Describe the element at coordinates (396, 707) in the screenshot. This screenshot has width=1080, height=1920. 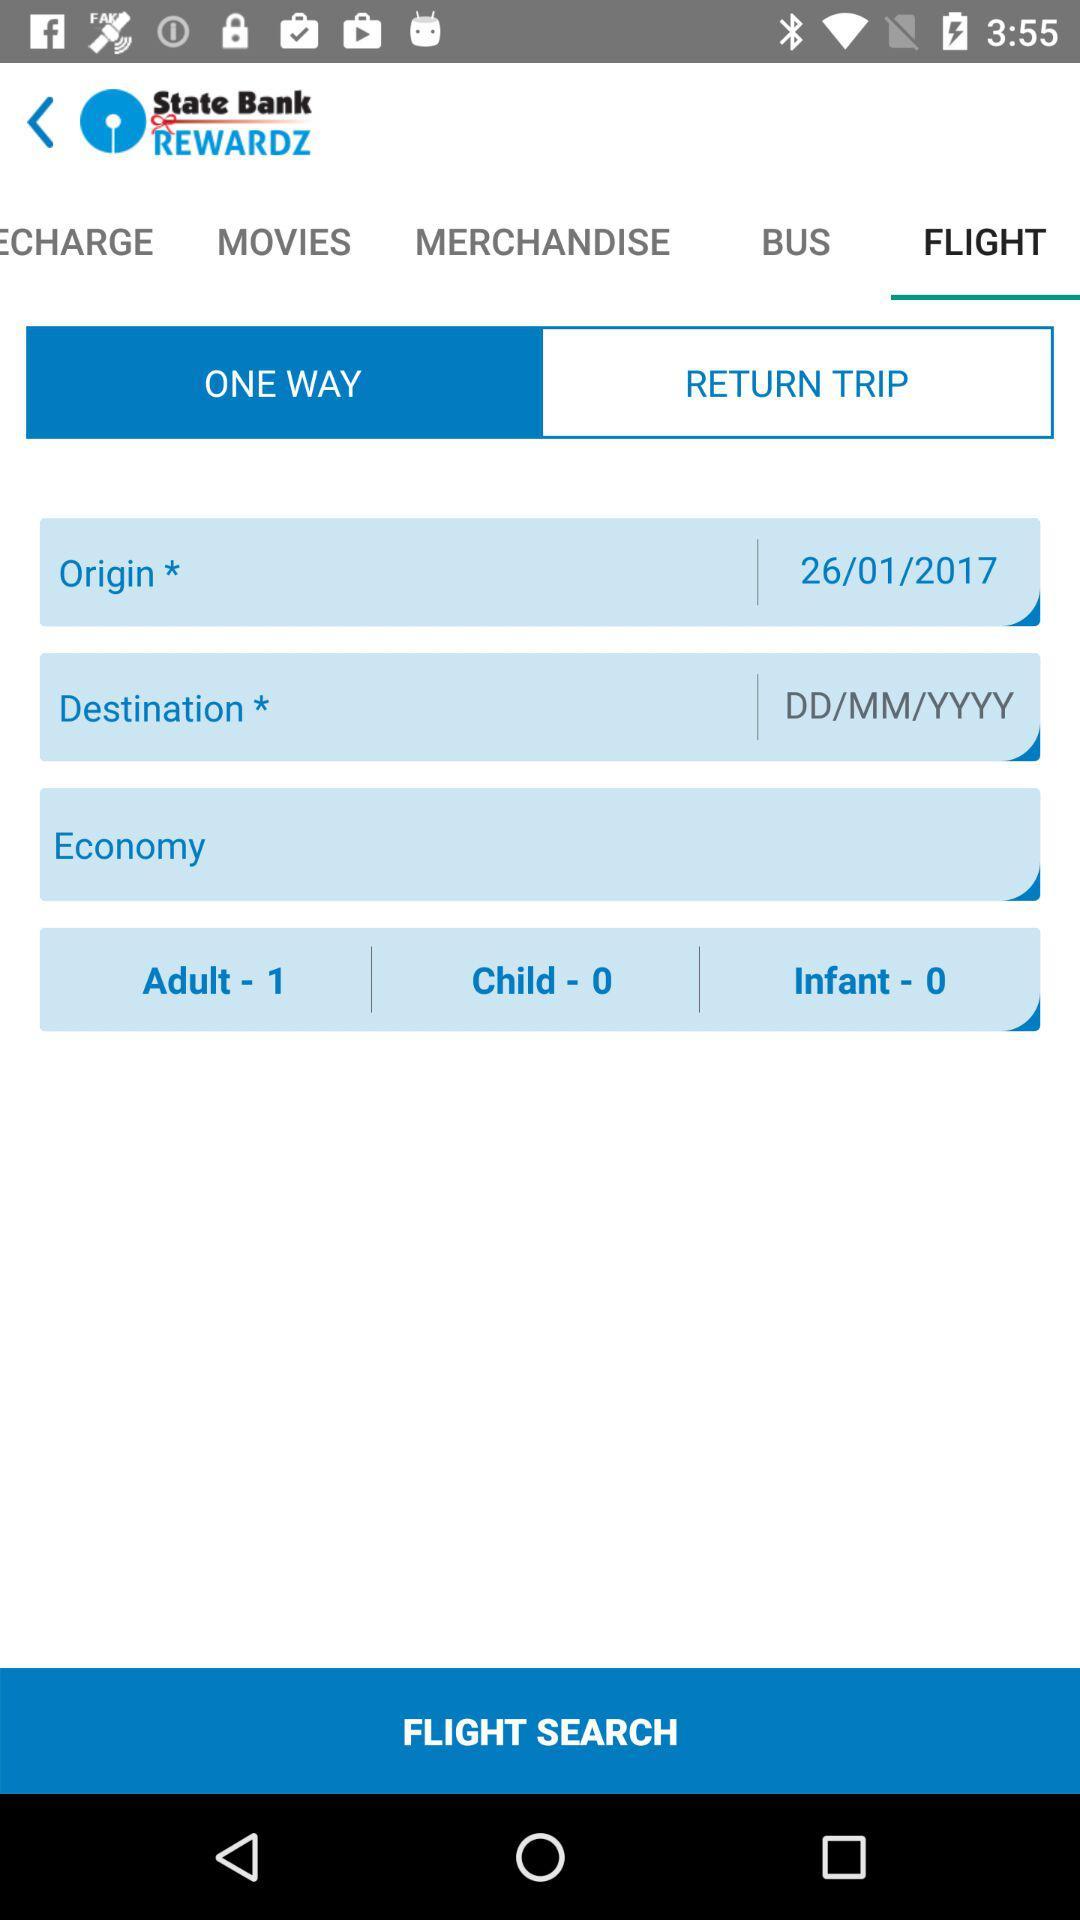
I see `trip destination` at that location.